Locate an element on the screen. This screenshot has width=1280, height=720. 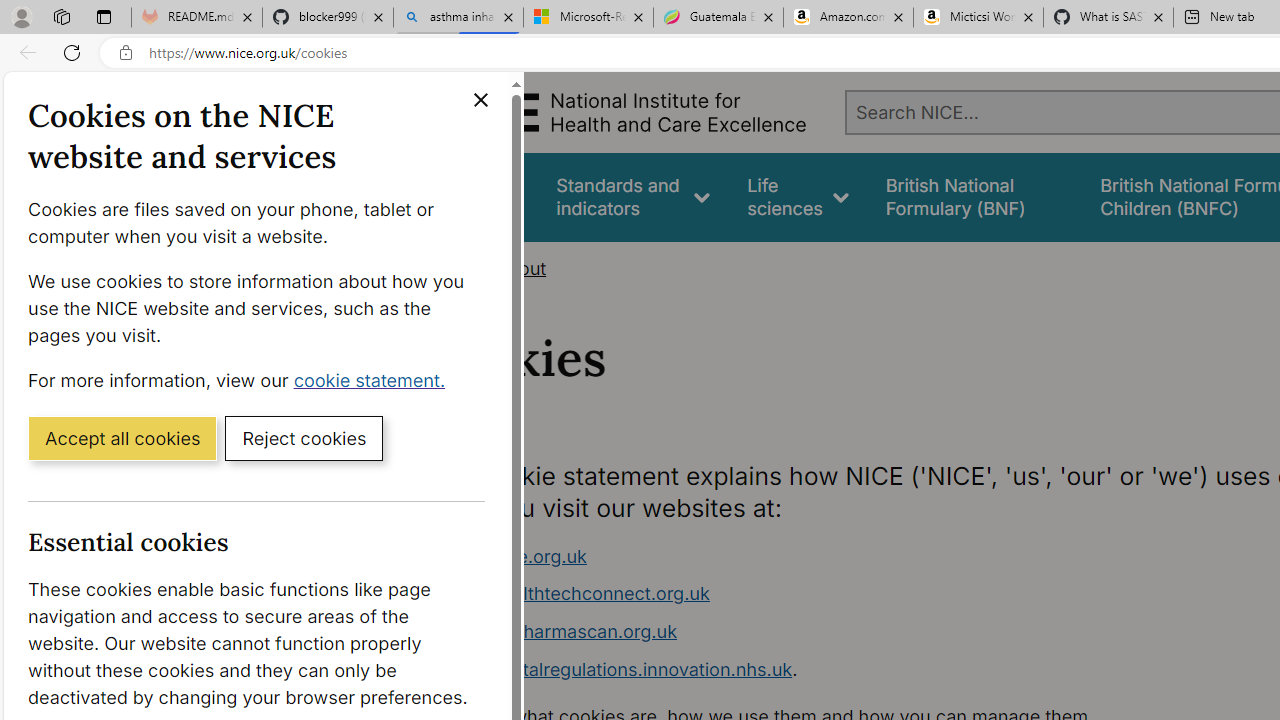
'Life sciences' is located at coordinates (797, 197).